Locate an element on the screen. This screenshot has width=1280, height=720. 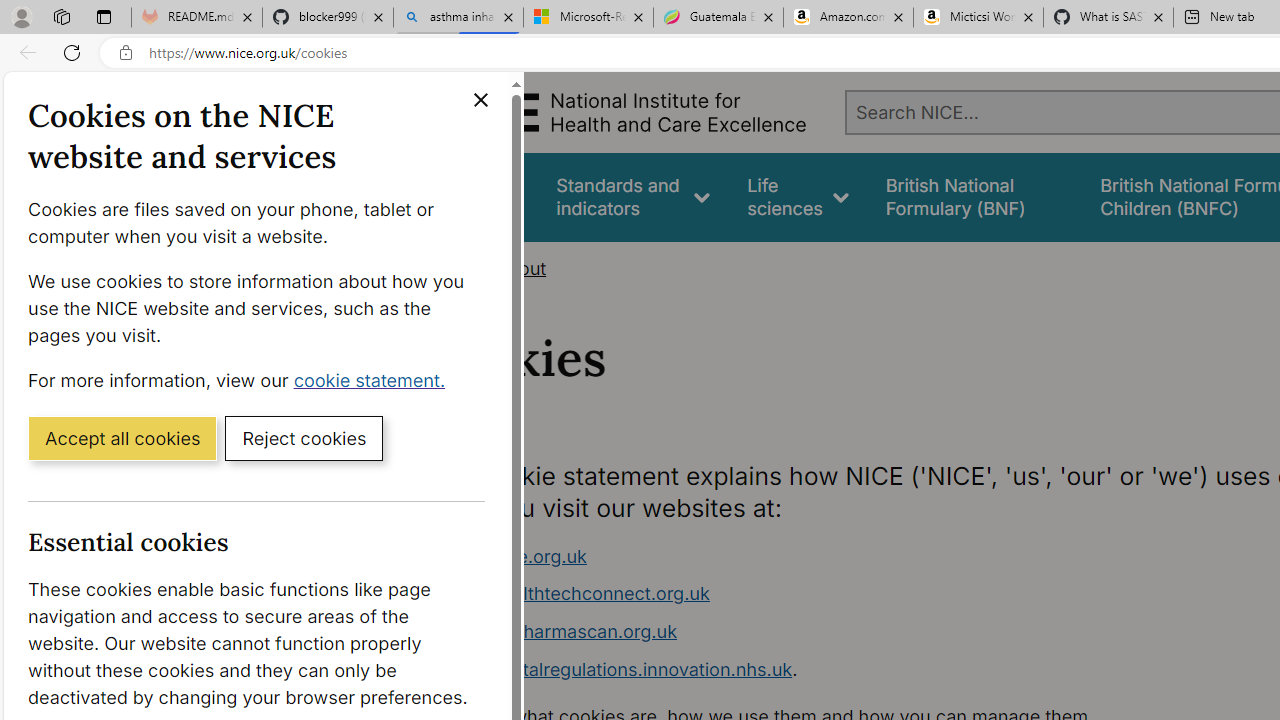
'Life sciences' is located at coordinates (797, 197).